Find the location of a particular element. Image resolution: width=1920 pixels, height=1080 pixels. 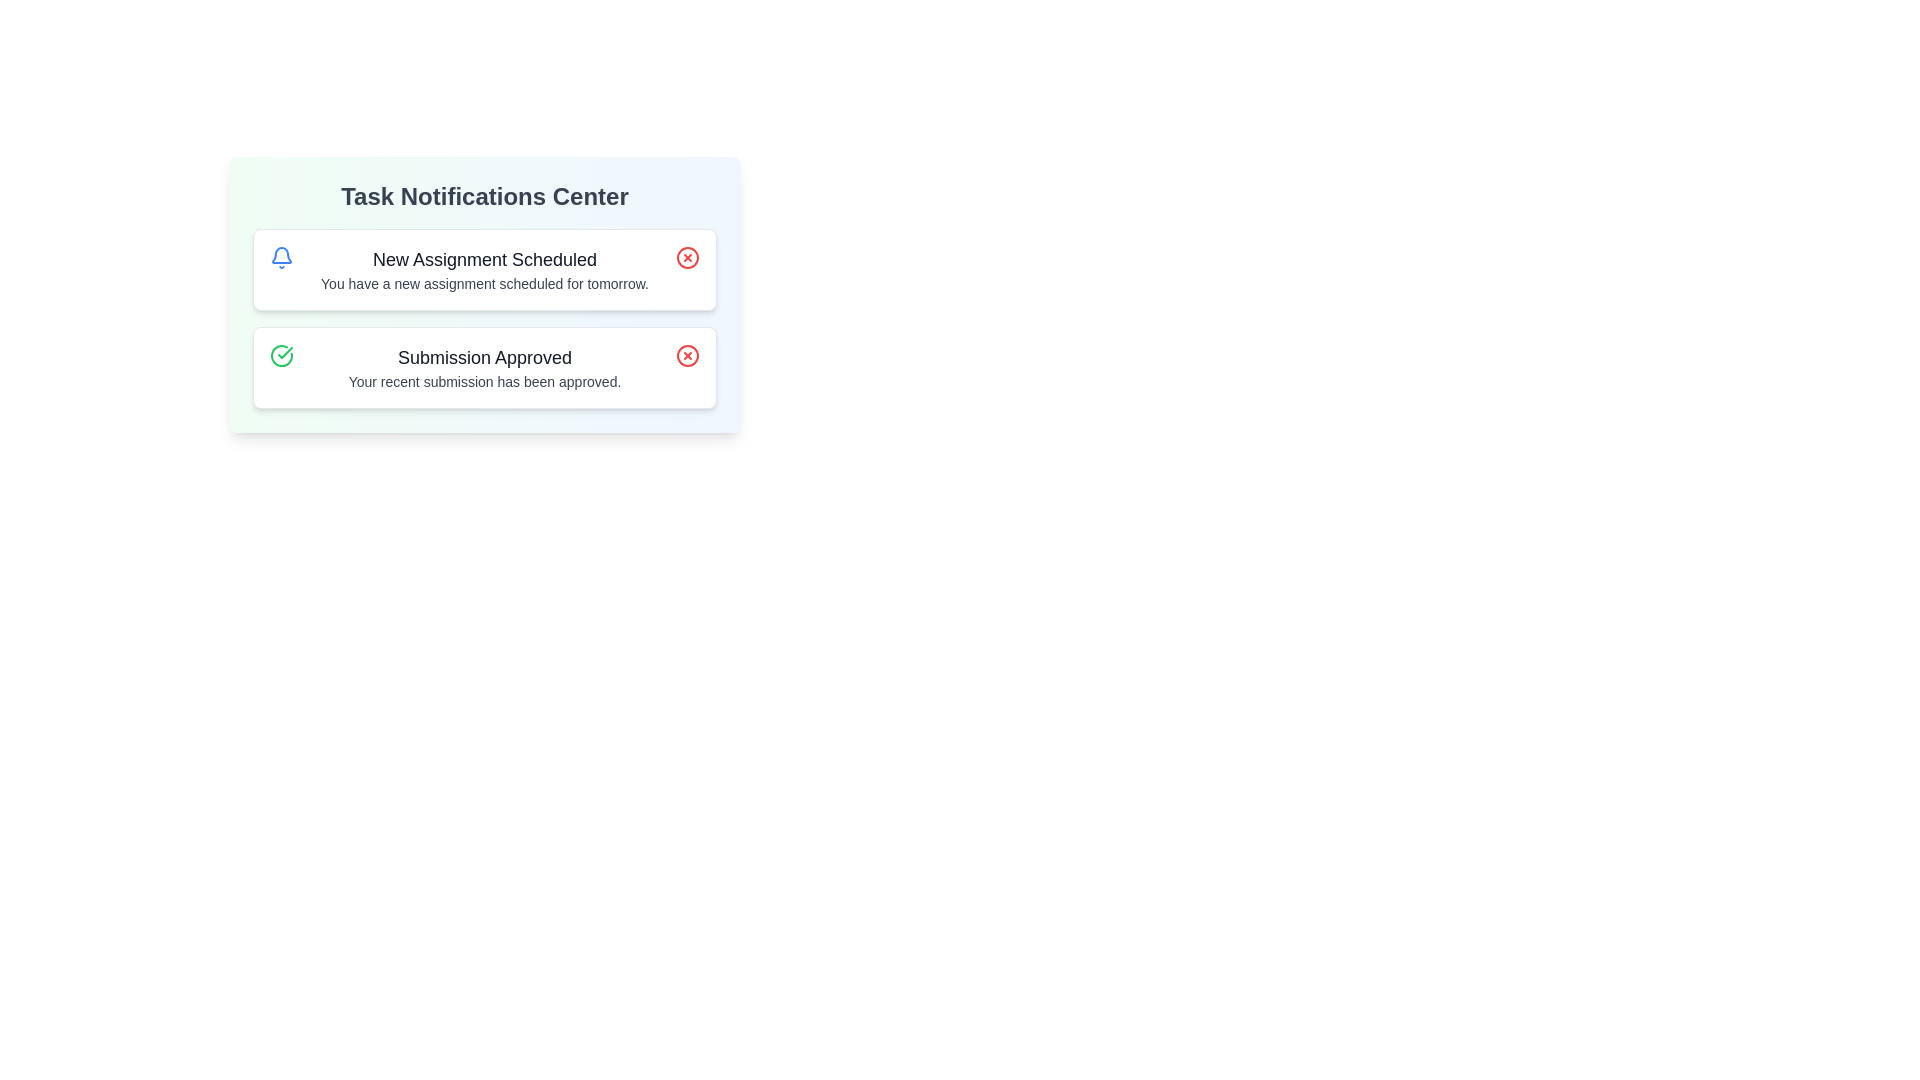

the close button for the notification titled 'Submission Approved' is located at coordinates (687, 354).